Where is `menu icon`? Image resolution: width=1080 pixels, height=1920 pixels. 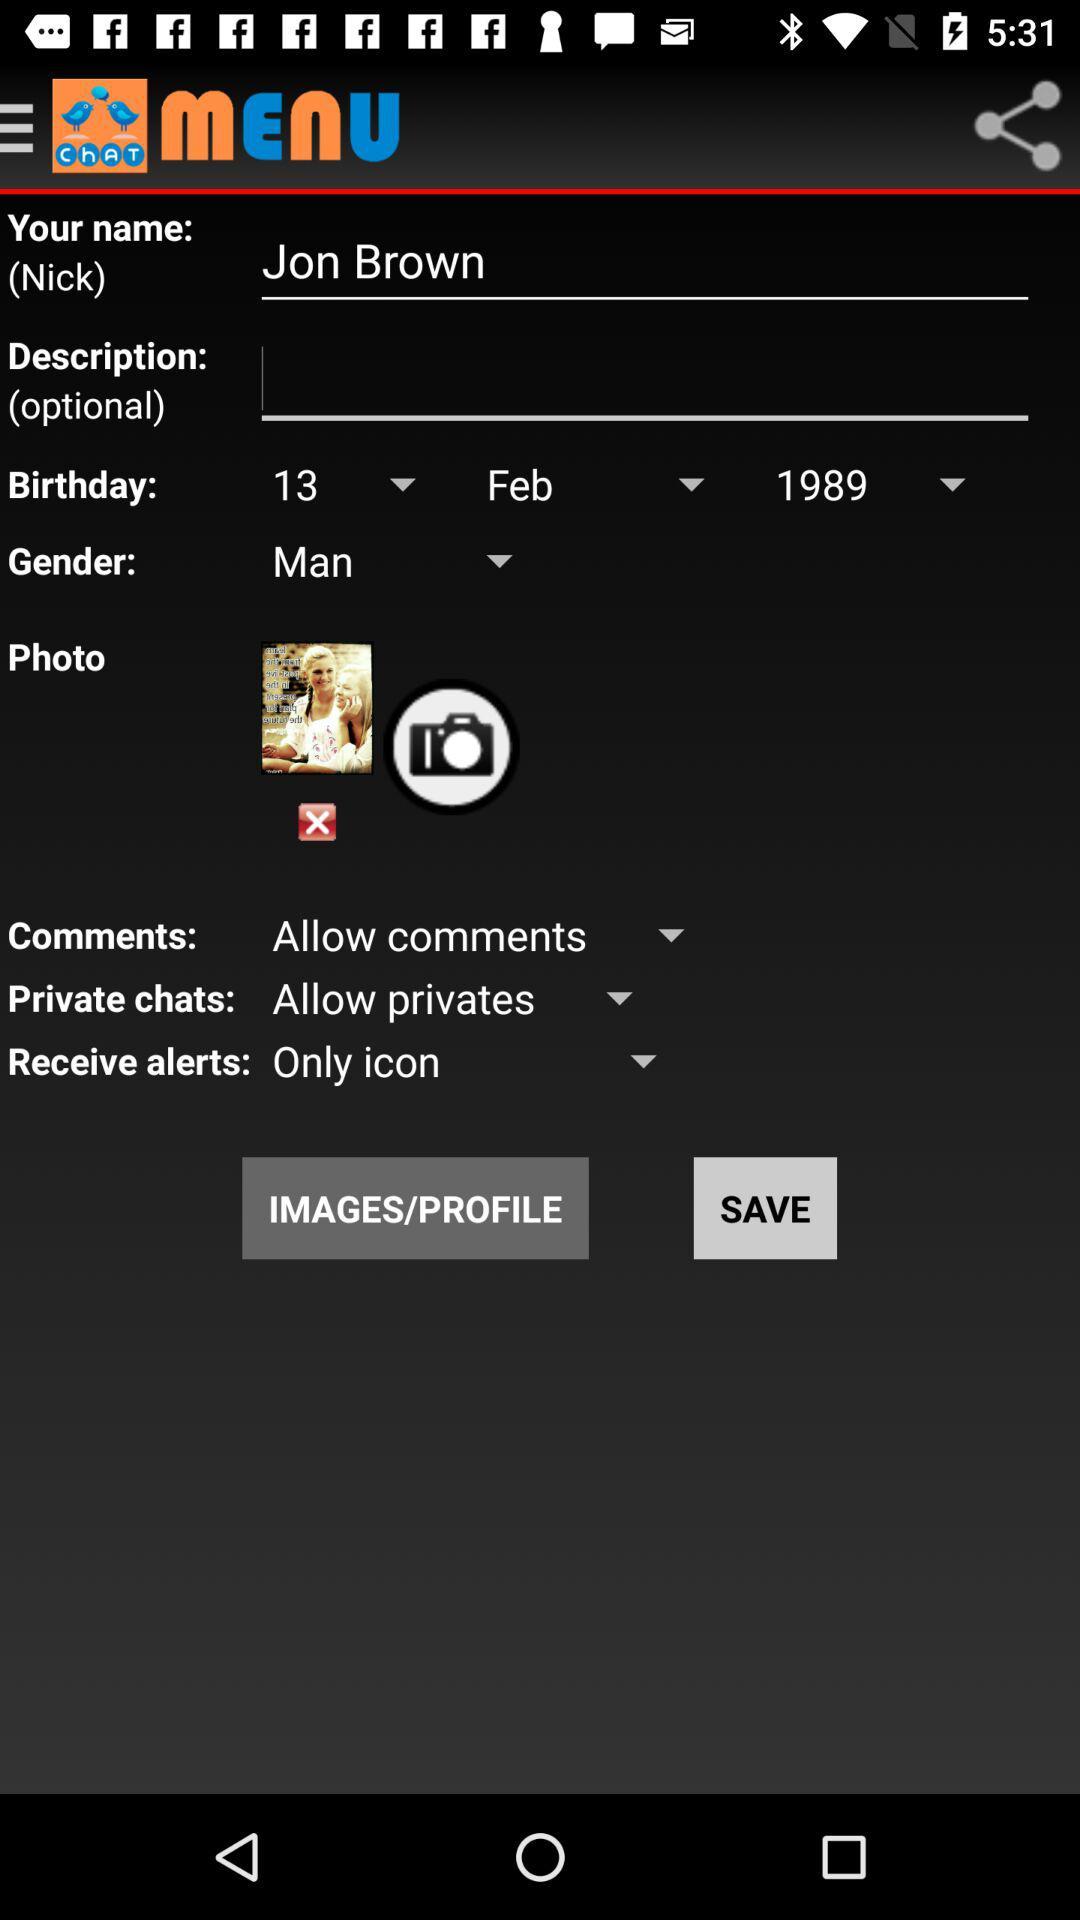
menu icon is located at coordinates (1017, 124).